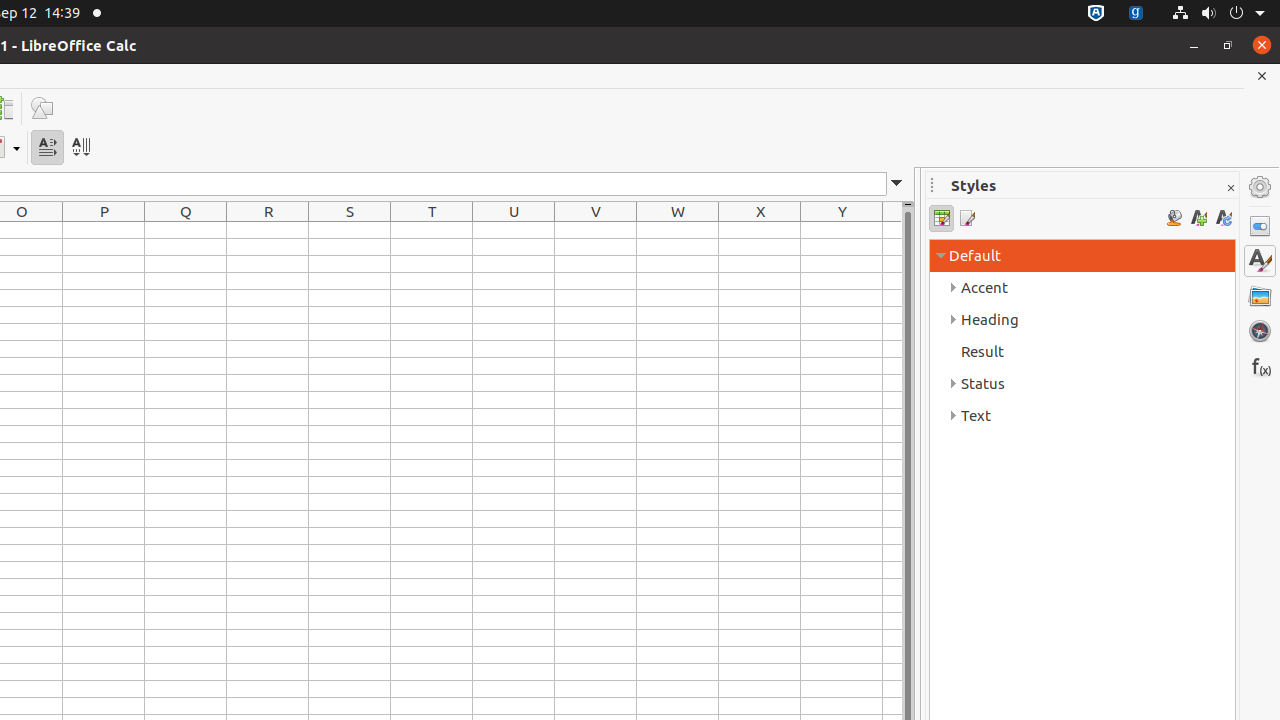 The height and width of the screenshot is (720, 1280). What do you see at coordinates (185, 229) in the screenshot?
I see `'Q1'` at bounding box center [185, 229].